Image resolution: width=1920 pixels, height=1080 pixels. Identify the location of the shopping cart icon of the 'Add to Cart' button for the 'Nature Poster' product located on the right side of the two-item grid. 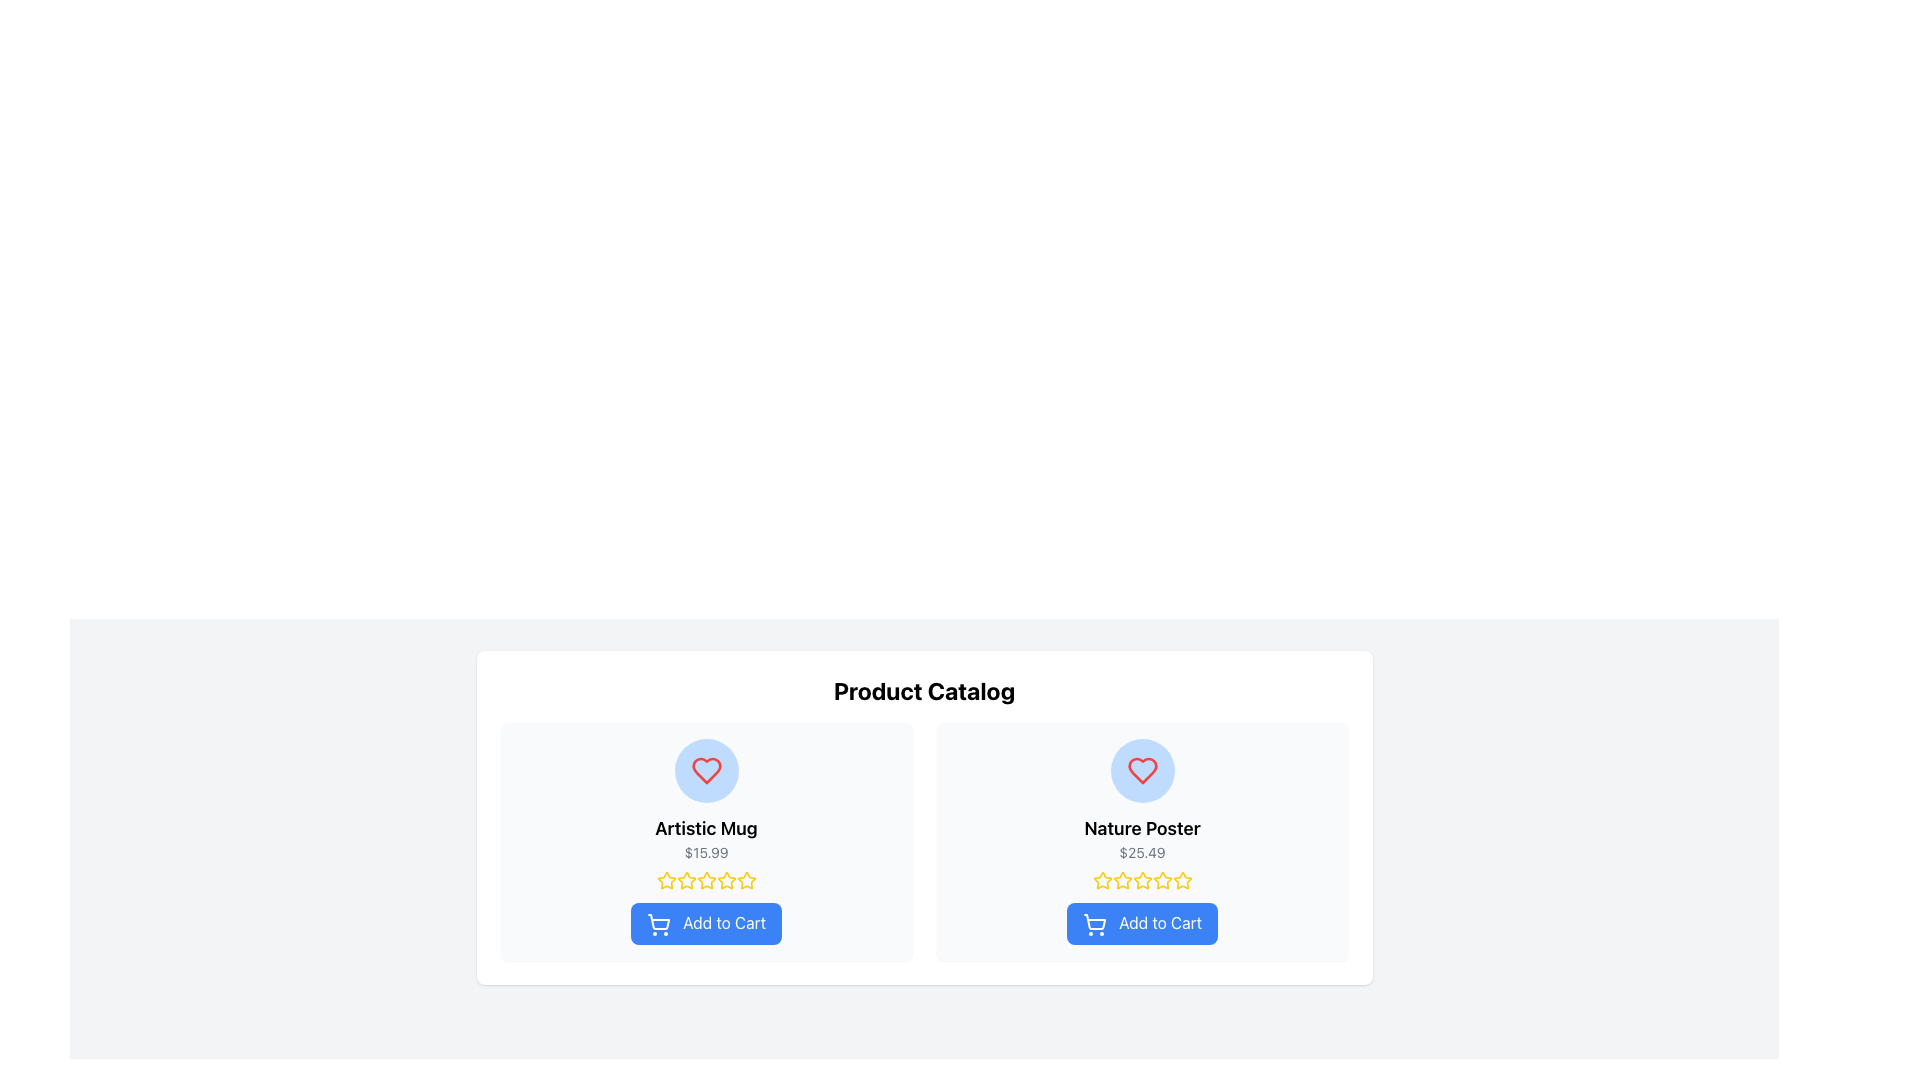
(1093, 924).